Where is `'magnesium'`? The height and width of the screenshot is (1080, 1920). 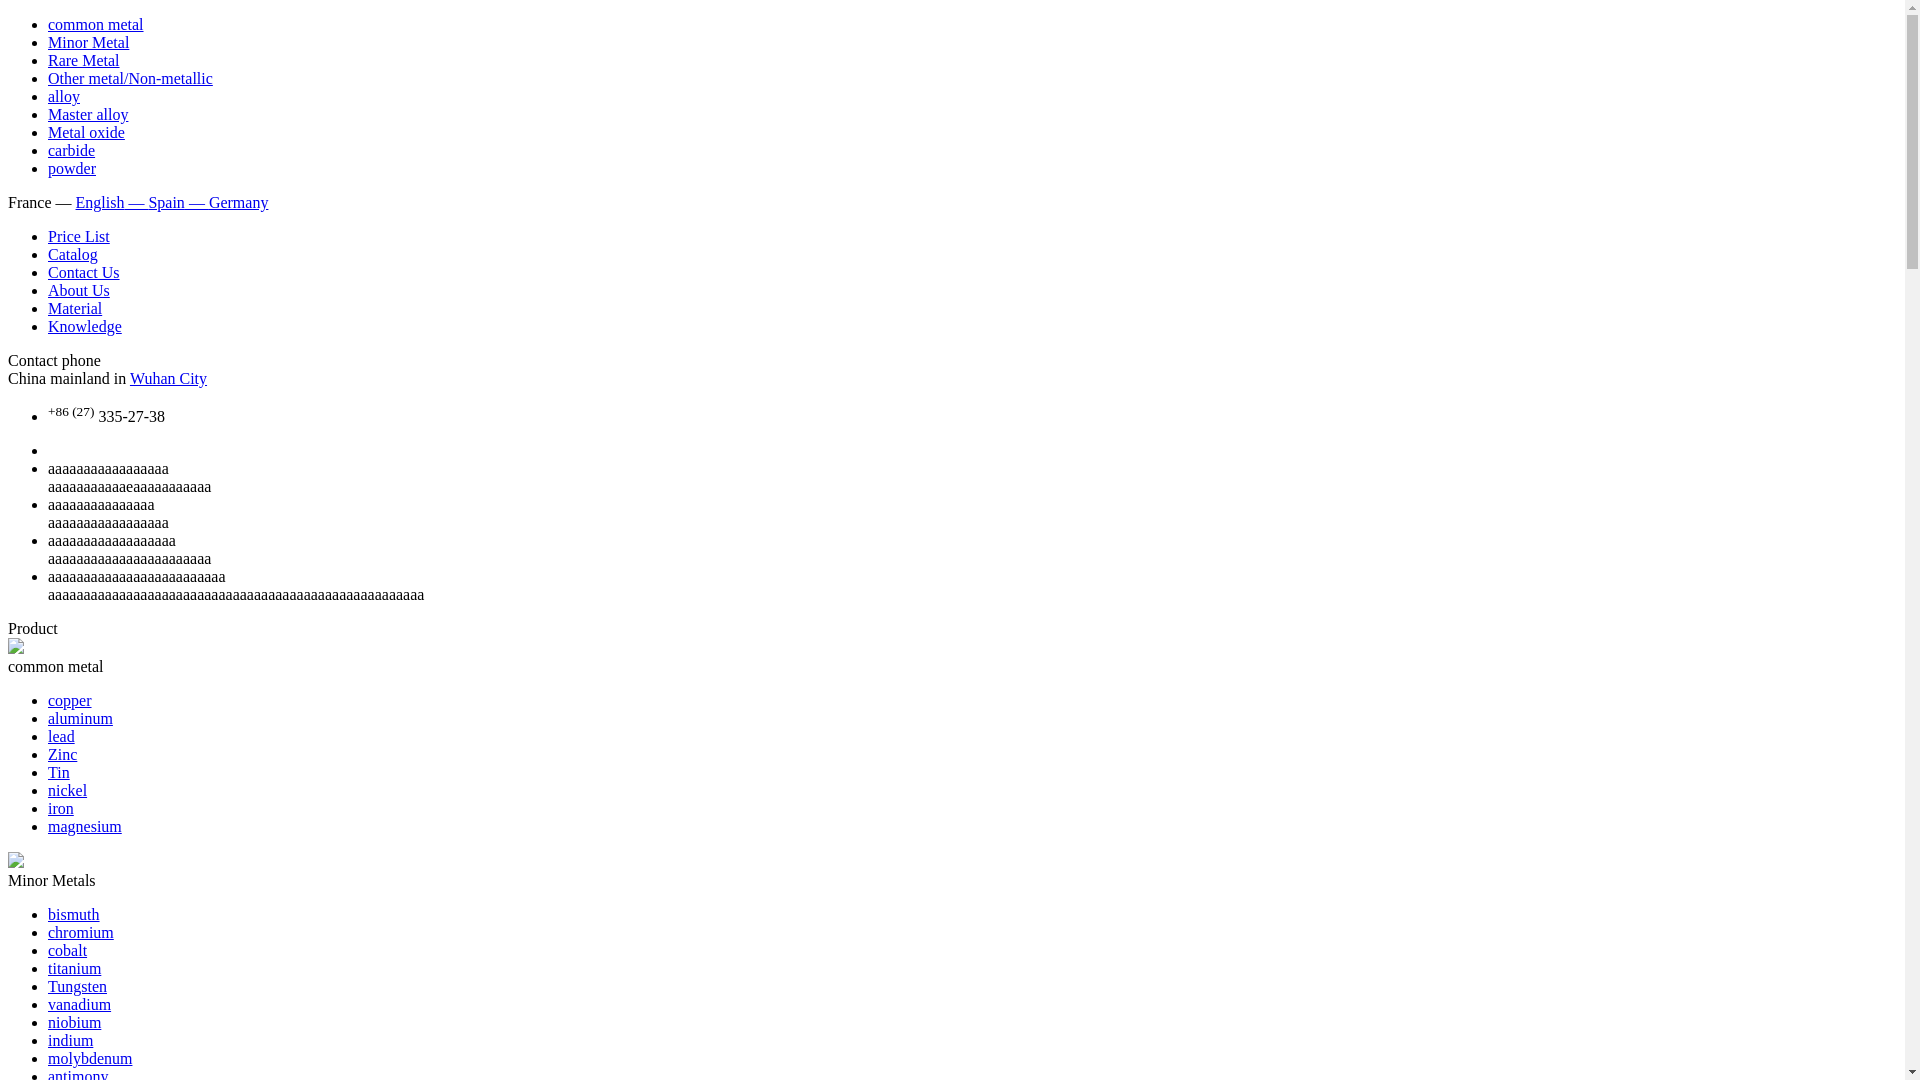 'magnesium' is located at coordinates (84, 826).